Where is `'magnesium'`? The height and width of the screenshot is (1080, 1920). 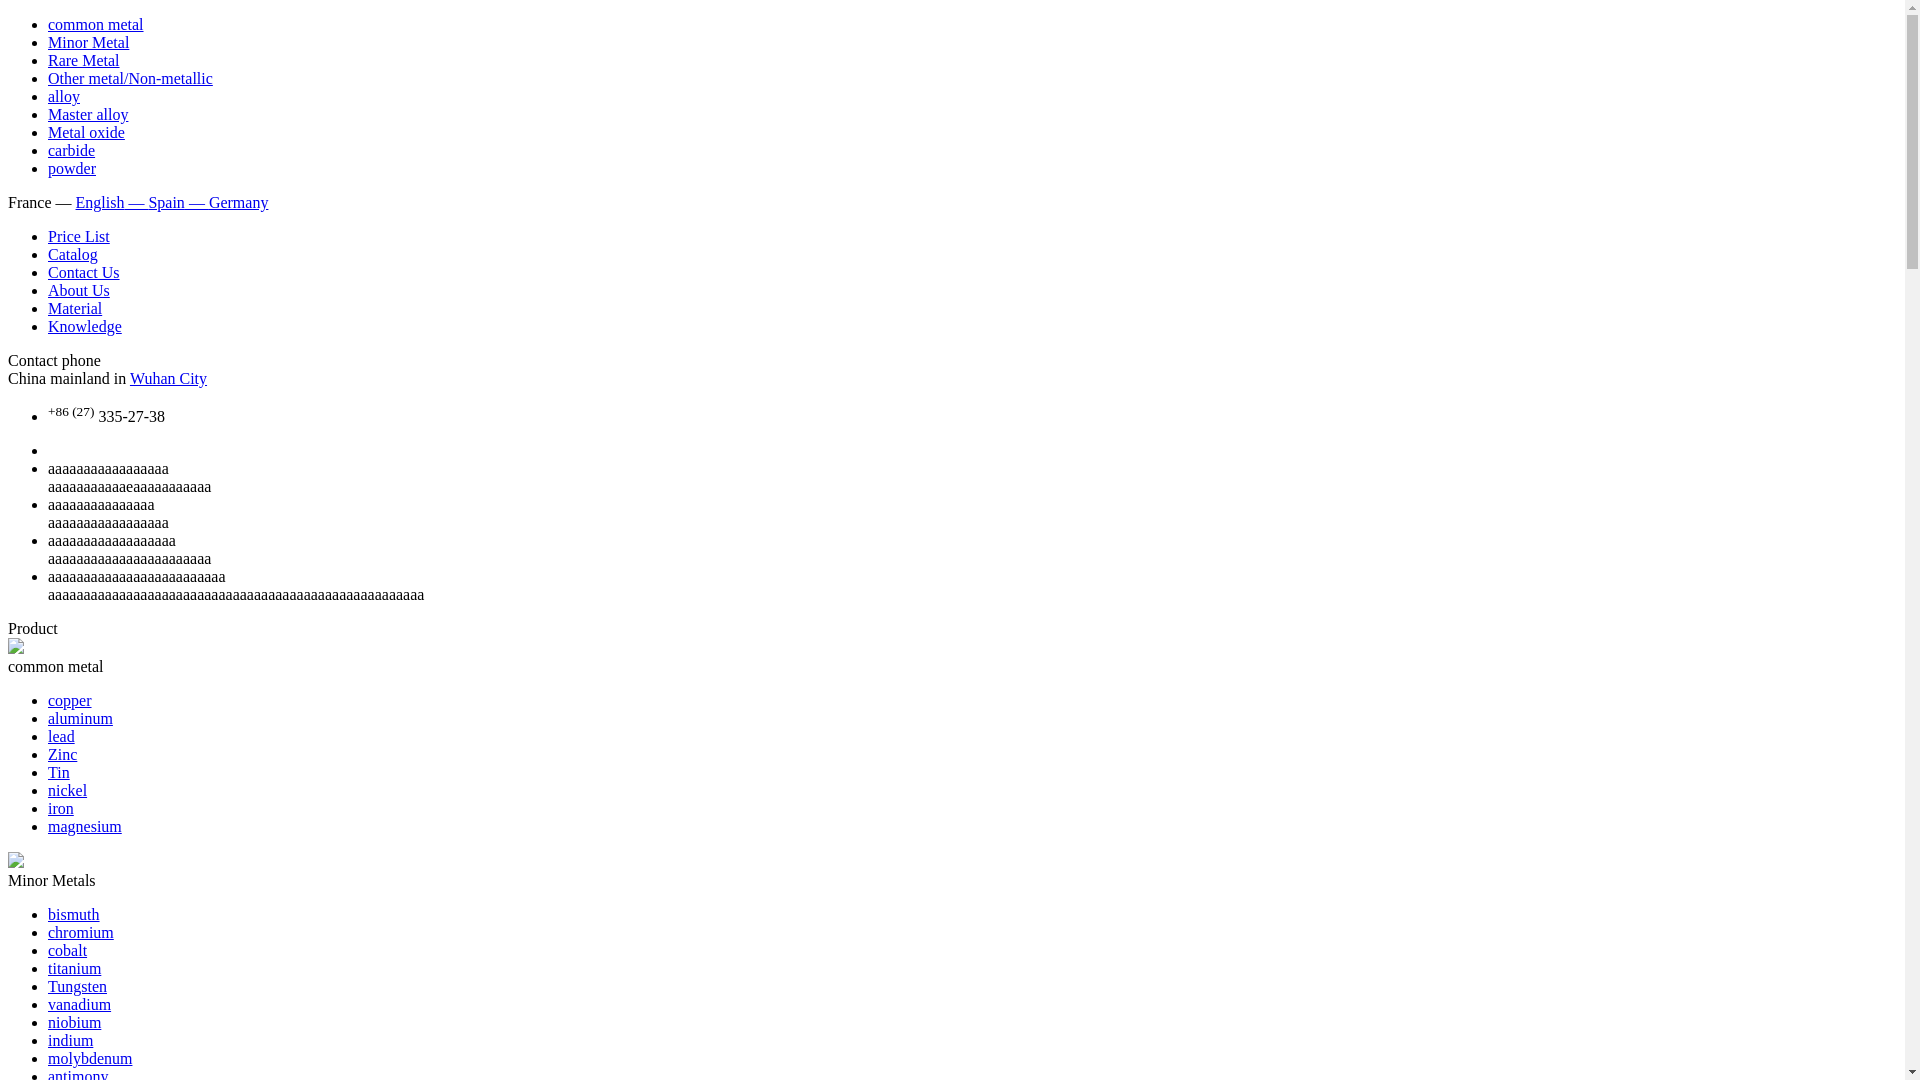 'magnesium' is located at coordinates (84, 826).